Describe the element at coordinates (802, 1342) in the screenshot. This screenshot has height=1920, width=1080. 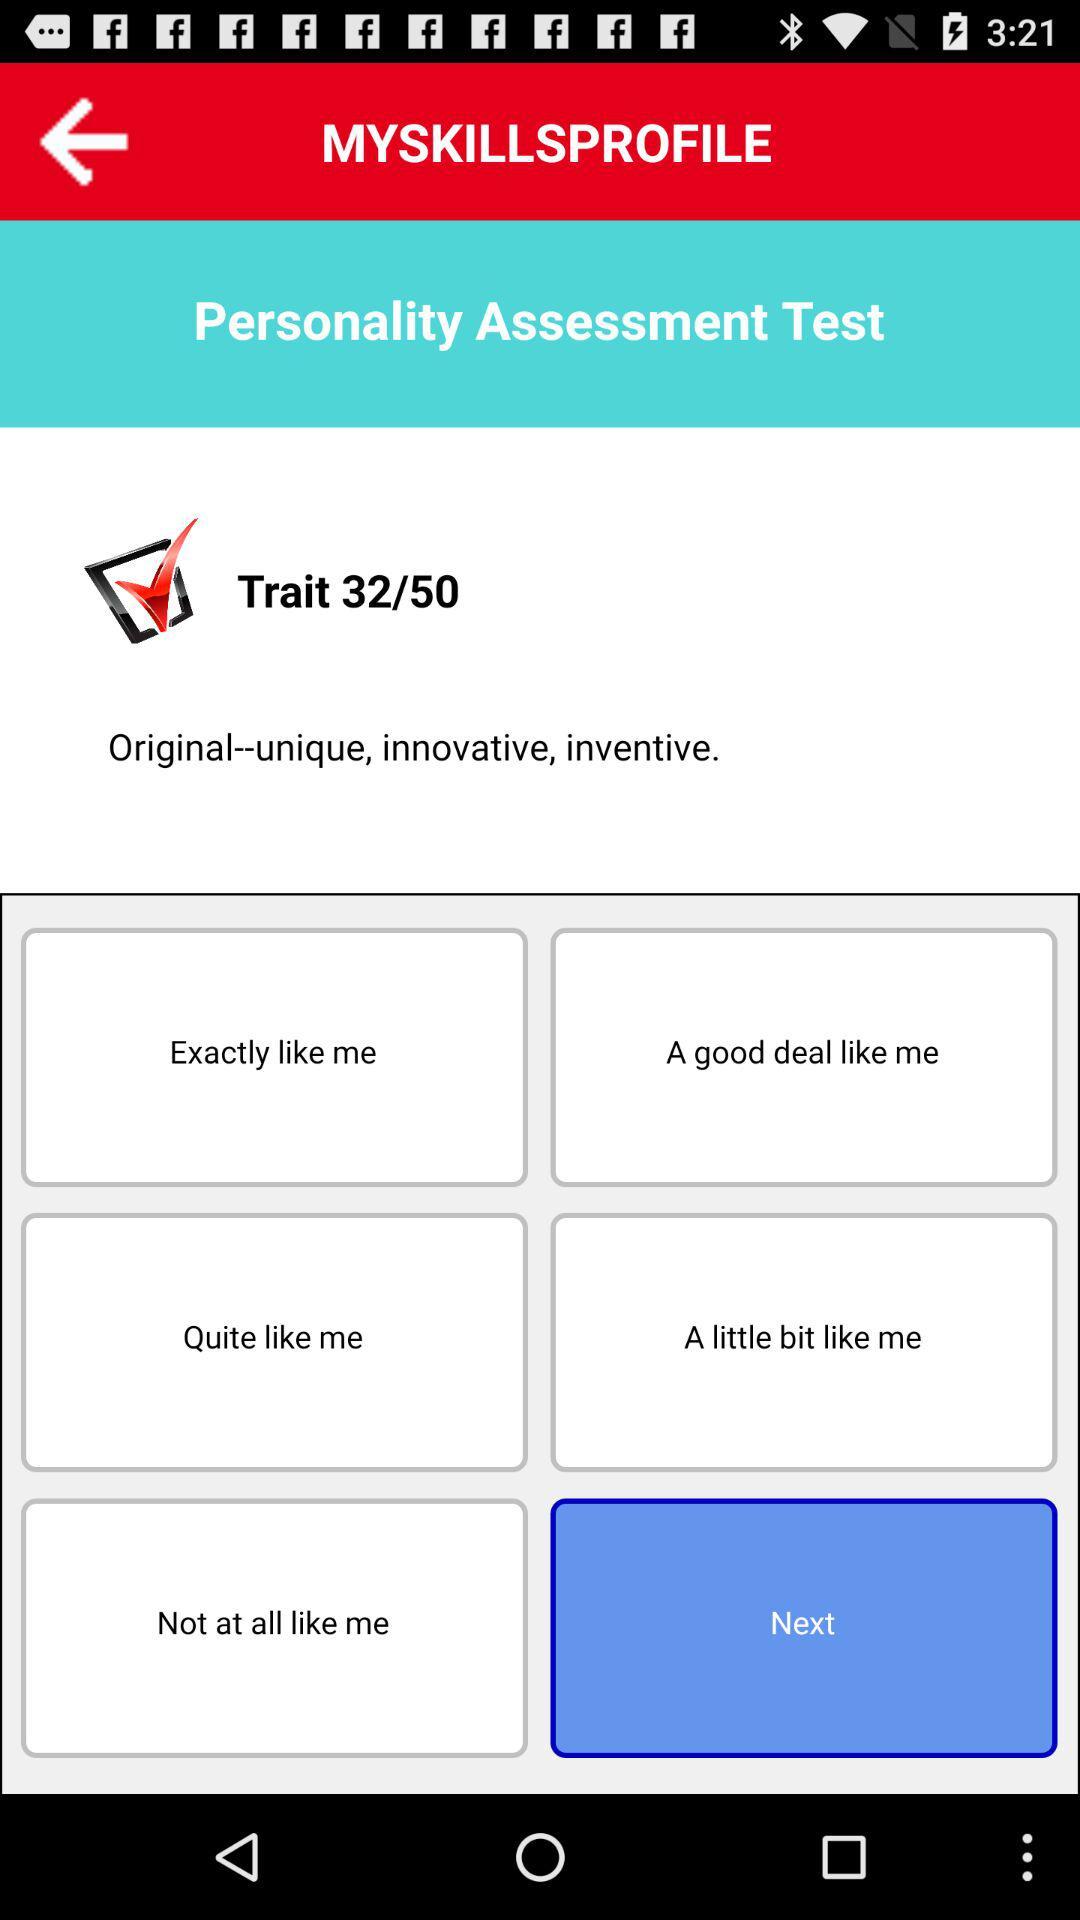
I see `icon next to the quite like me button` at that location.